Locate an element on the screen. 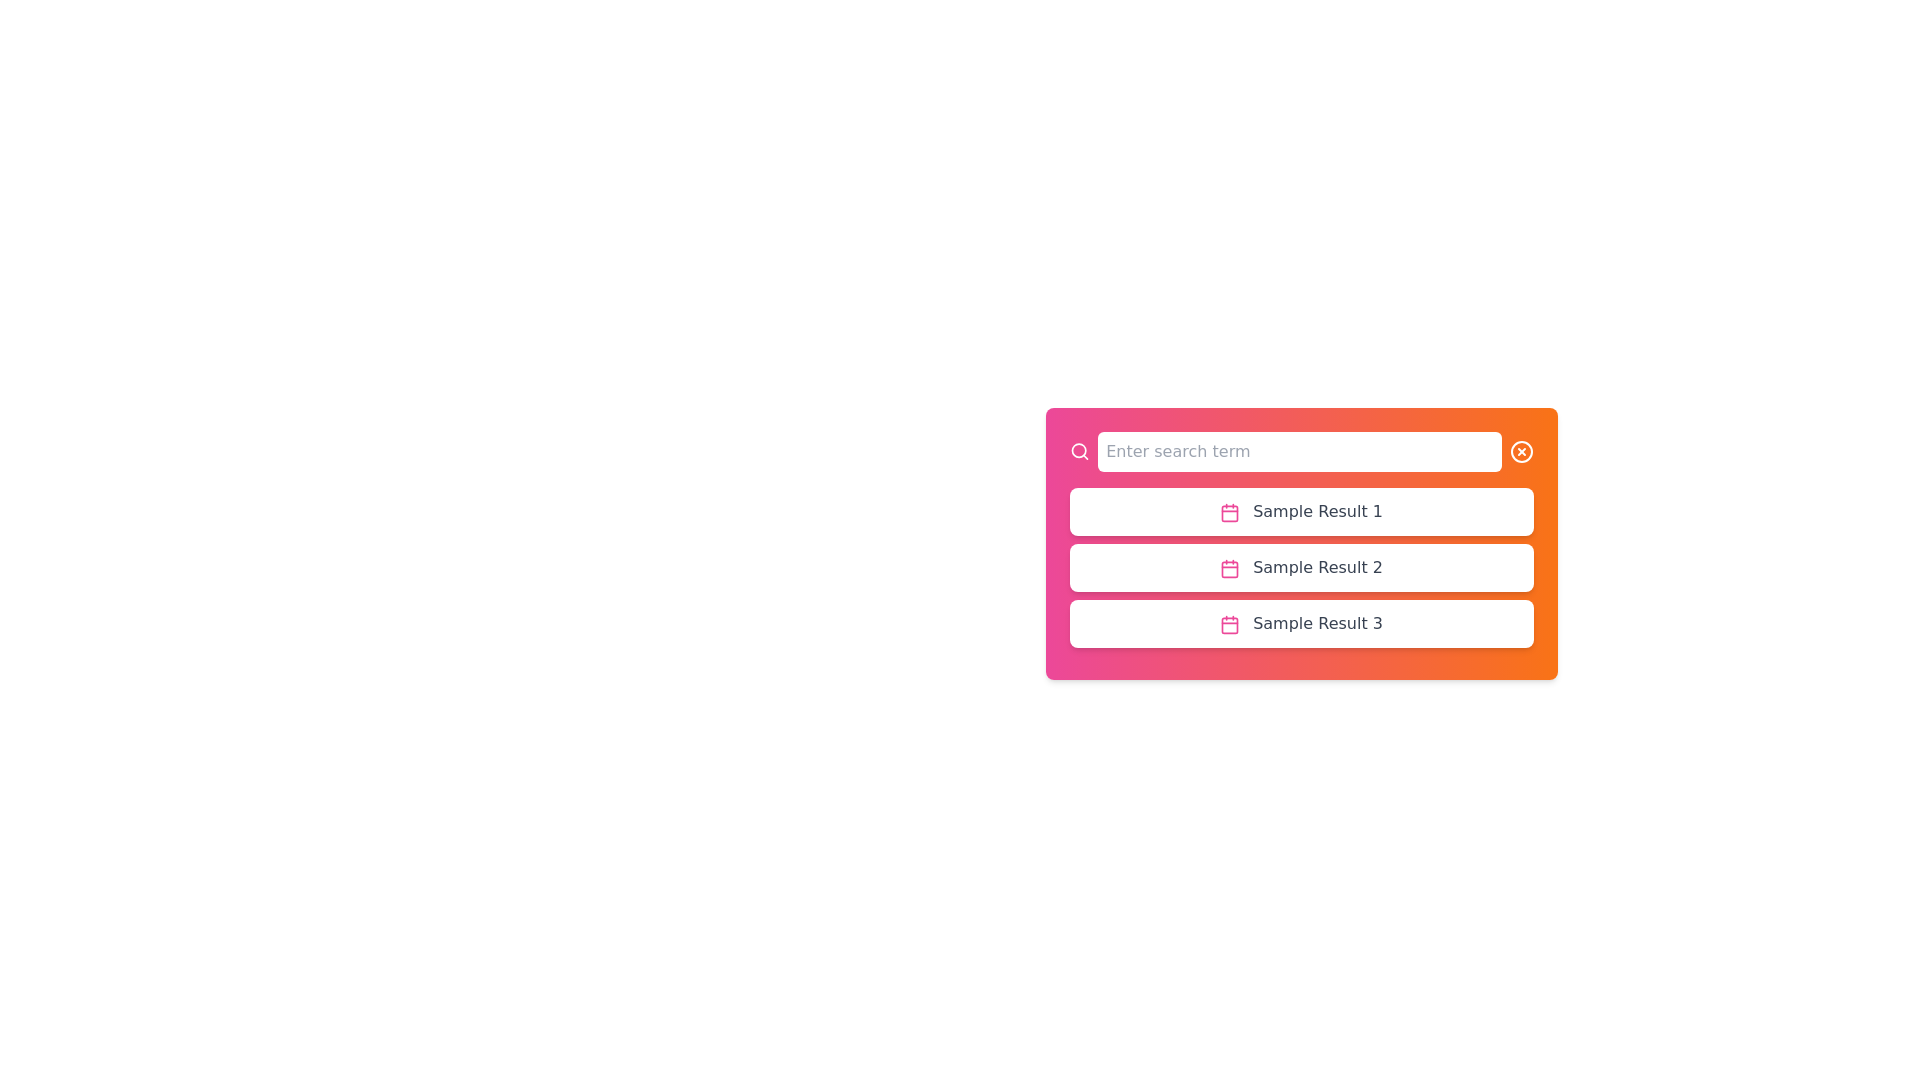 This screenshot has height=1080, width=1920. the SVG Circle that visually represents the circular part of the magnifying glass icon, which indicates a search function is located at coordinates (1078, 451).